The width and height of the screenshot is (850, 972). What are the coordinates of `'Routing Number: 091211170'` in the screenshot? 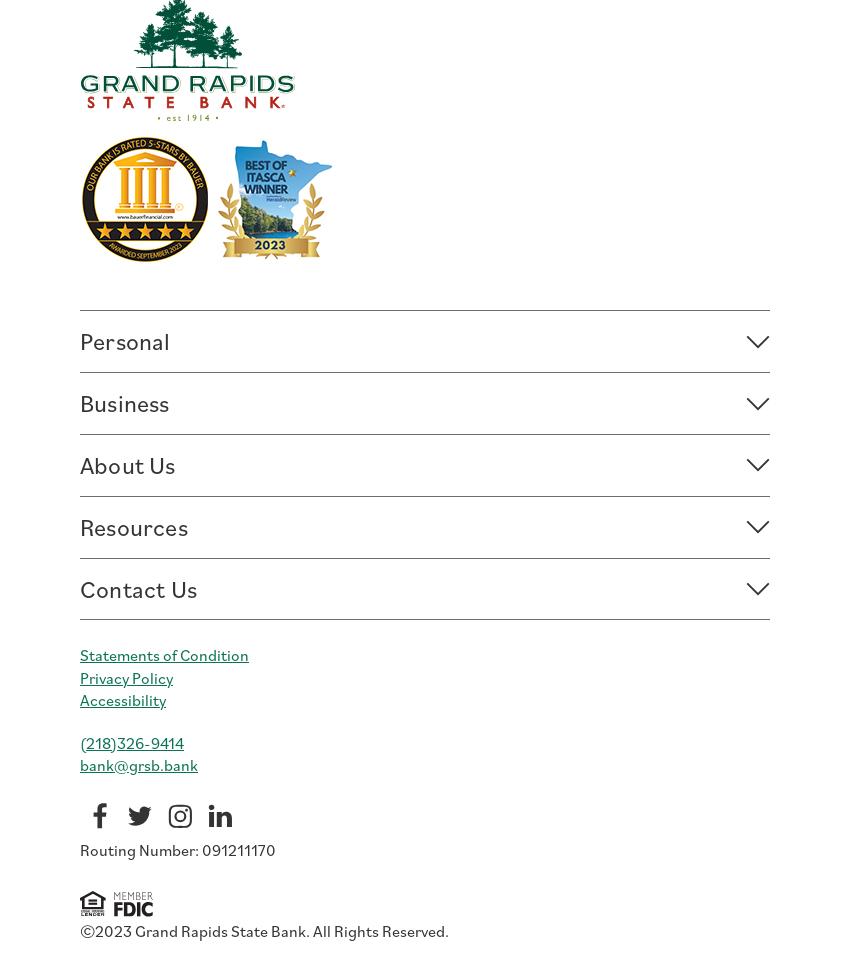 It's located at (79, 849).